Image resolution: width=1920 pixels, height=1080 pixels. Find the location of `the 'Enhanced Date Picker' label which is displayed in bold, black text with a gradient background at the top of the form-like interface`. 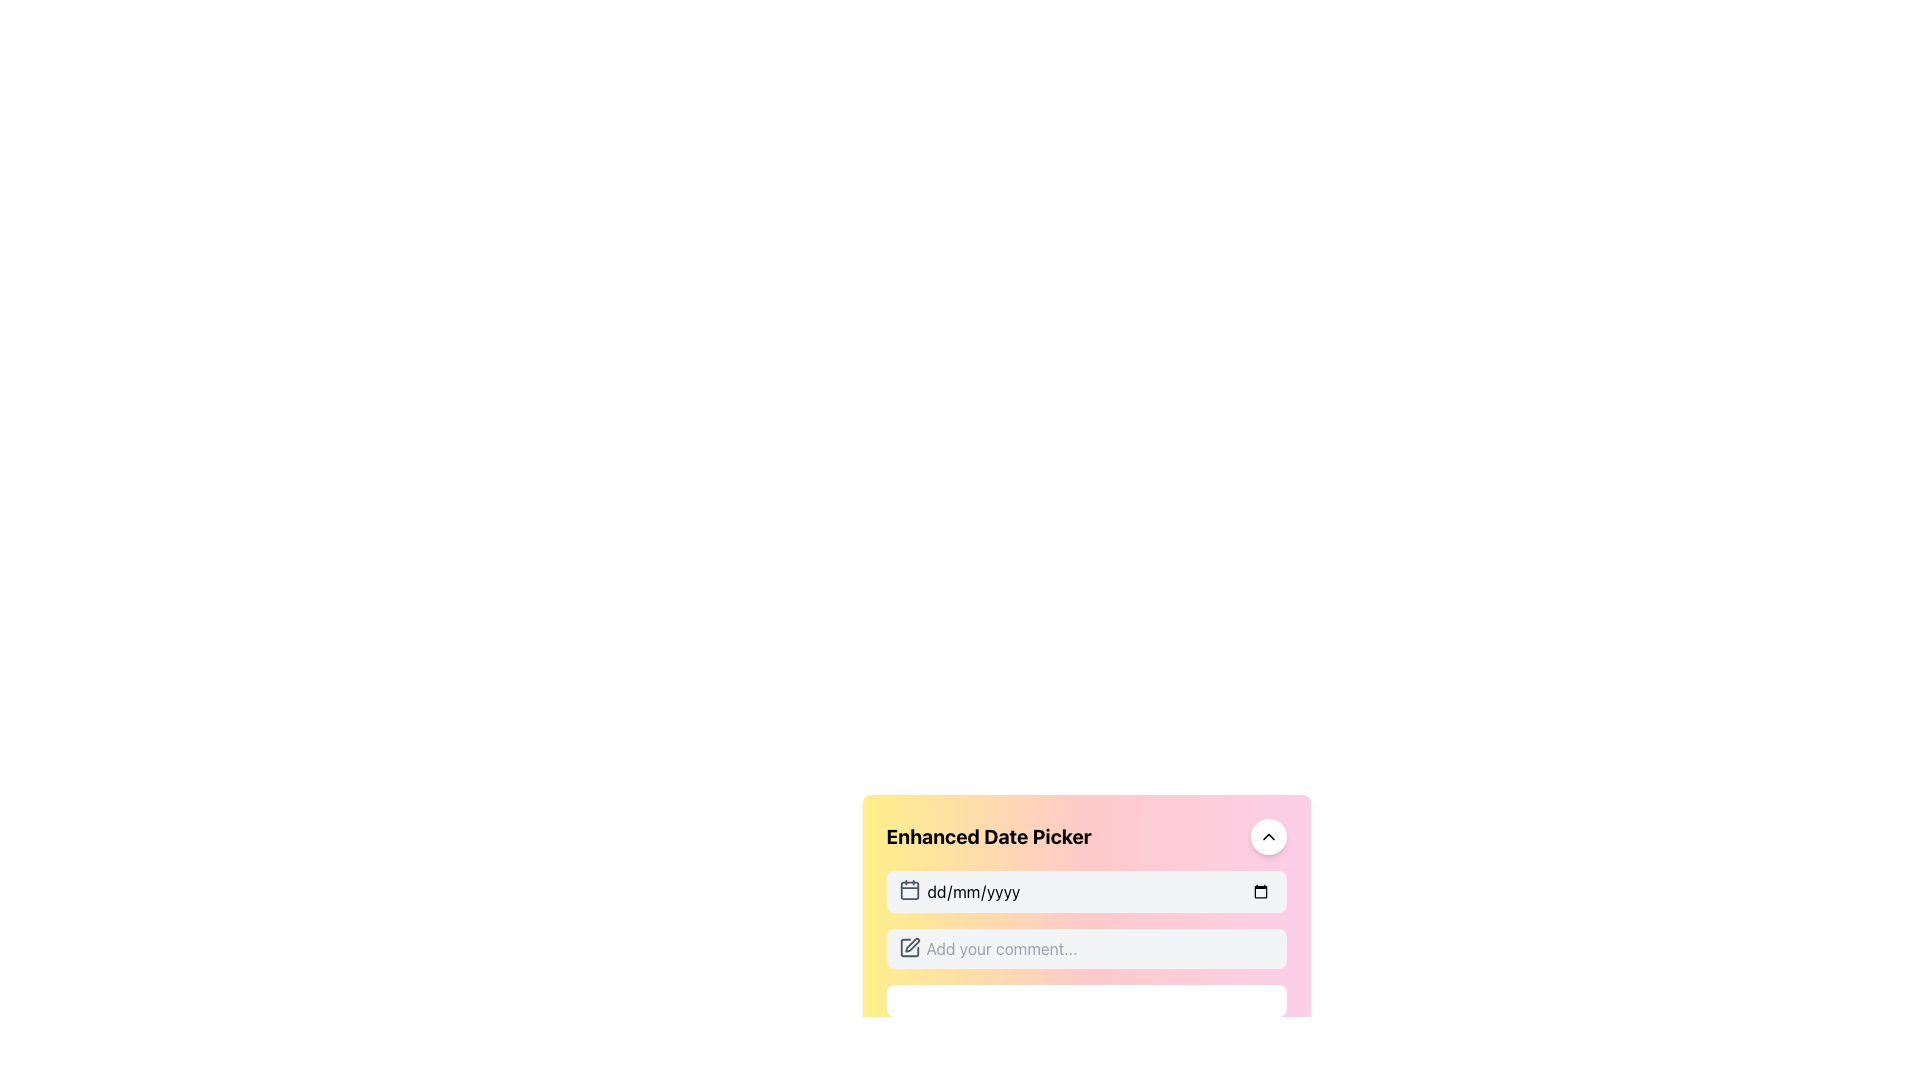

the 'Enhanced Date Picker' label which is displayed in bold, black text with a gradient background at the top of the form-like interface is located at coordinates (1085, 837).